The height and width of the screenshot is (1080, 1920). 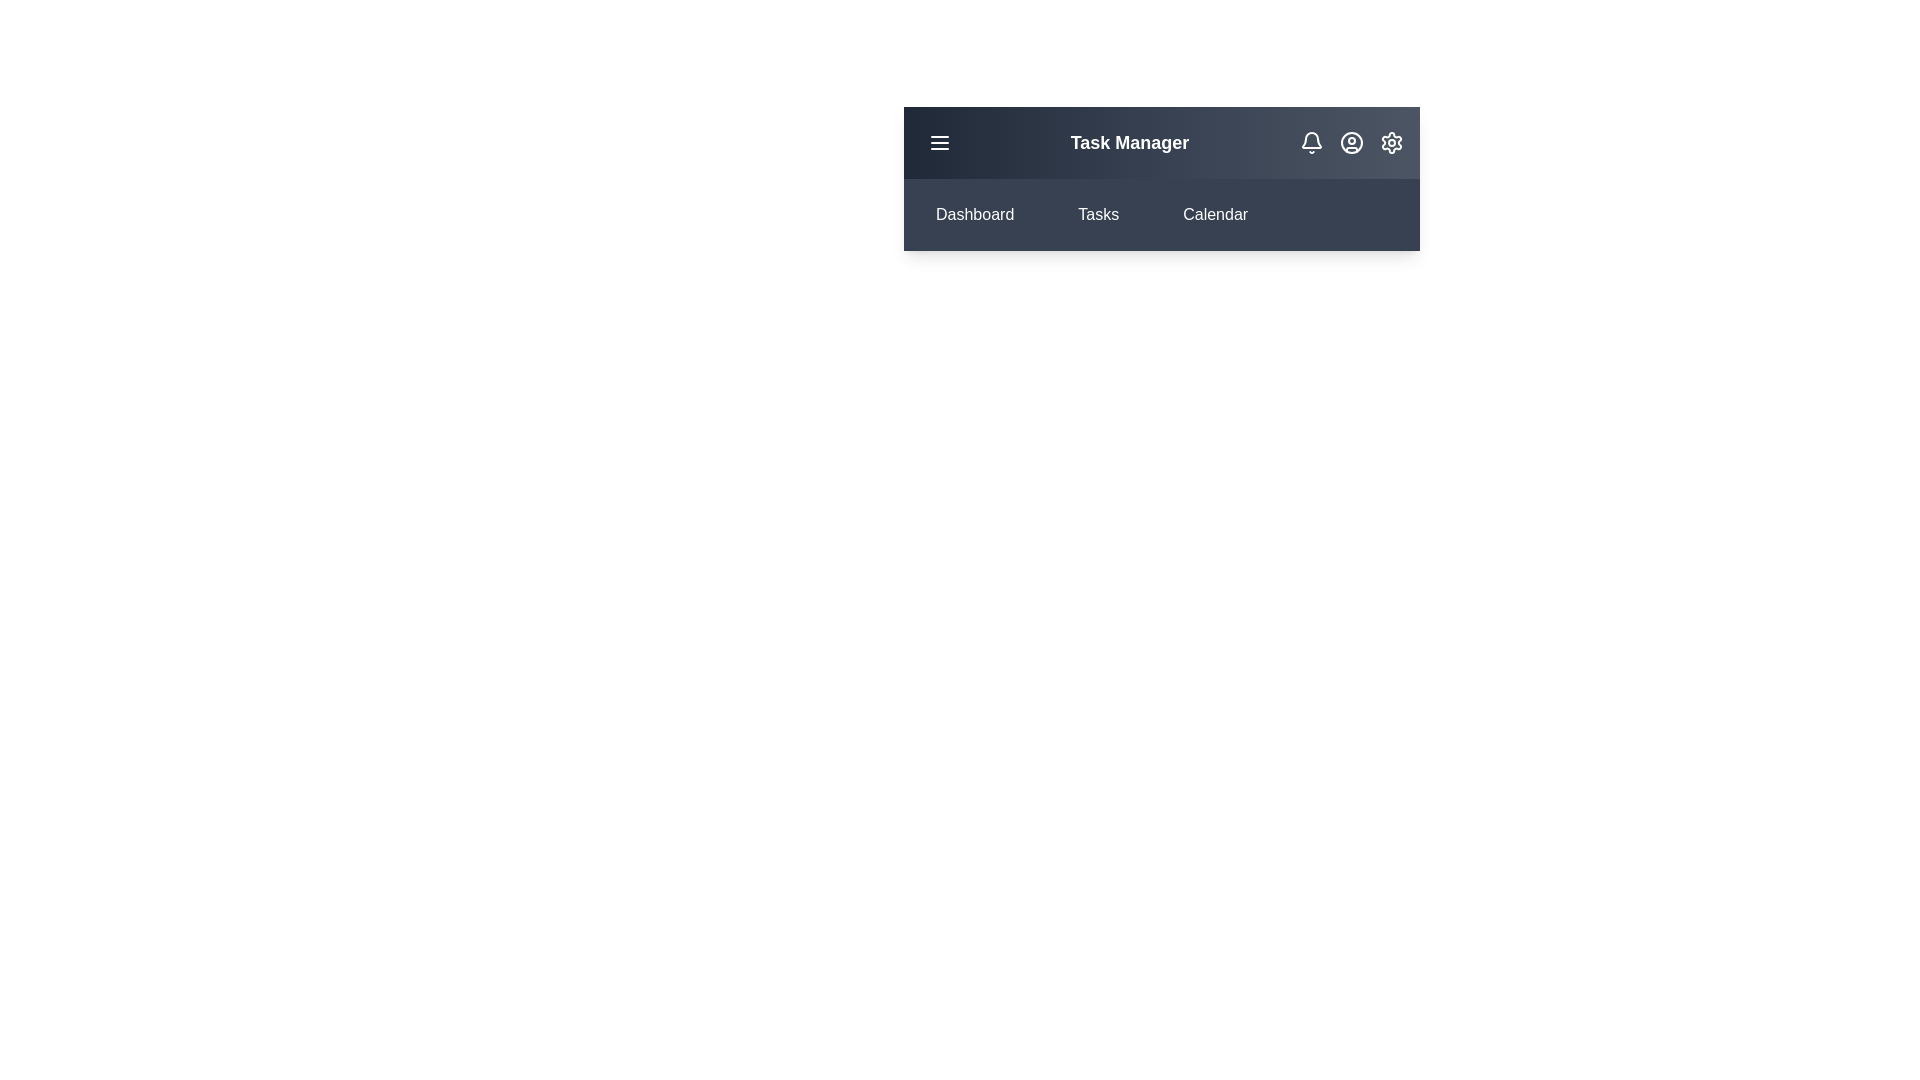 I want to click on the menu icon to toggle the menu visibility, so click(x=939, y=141).